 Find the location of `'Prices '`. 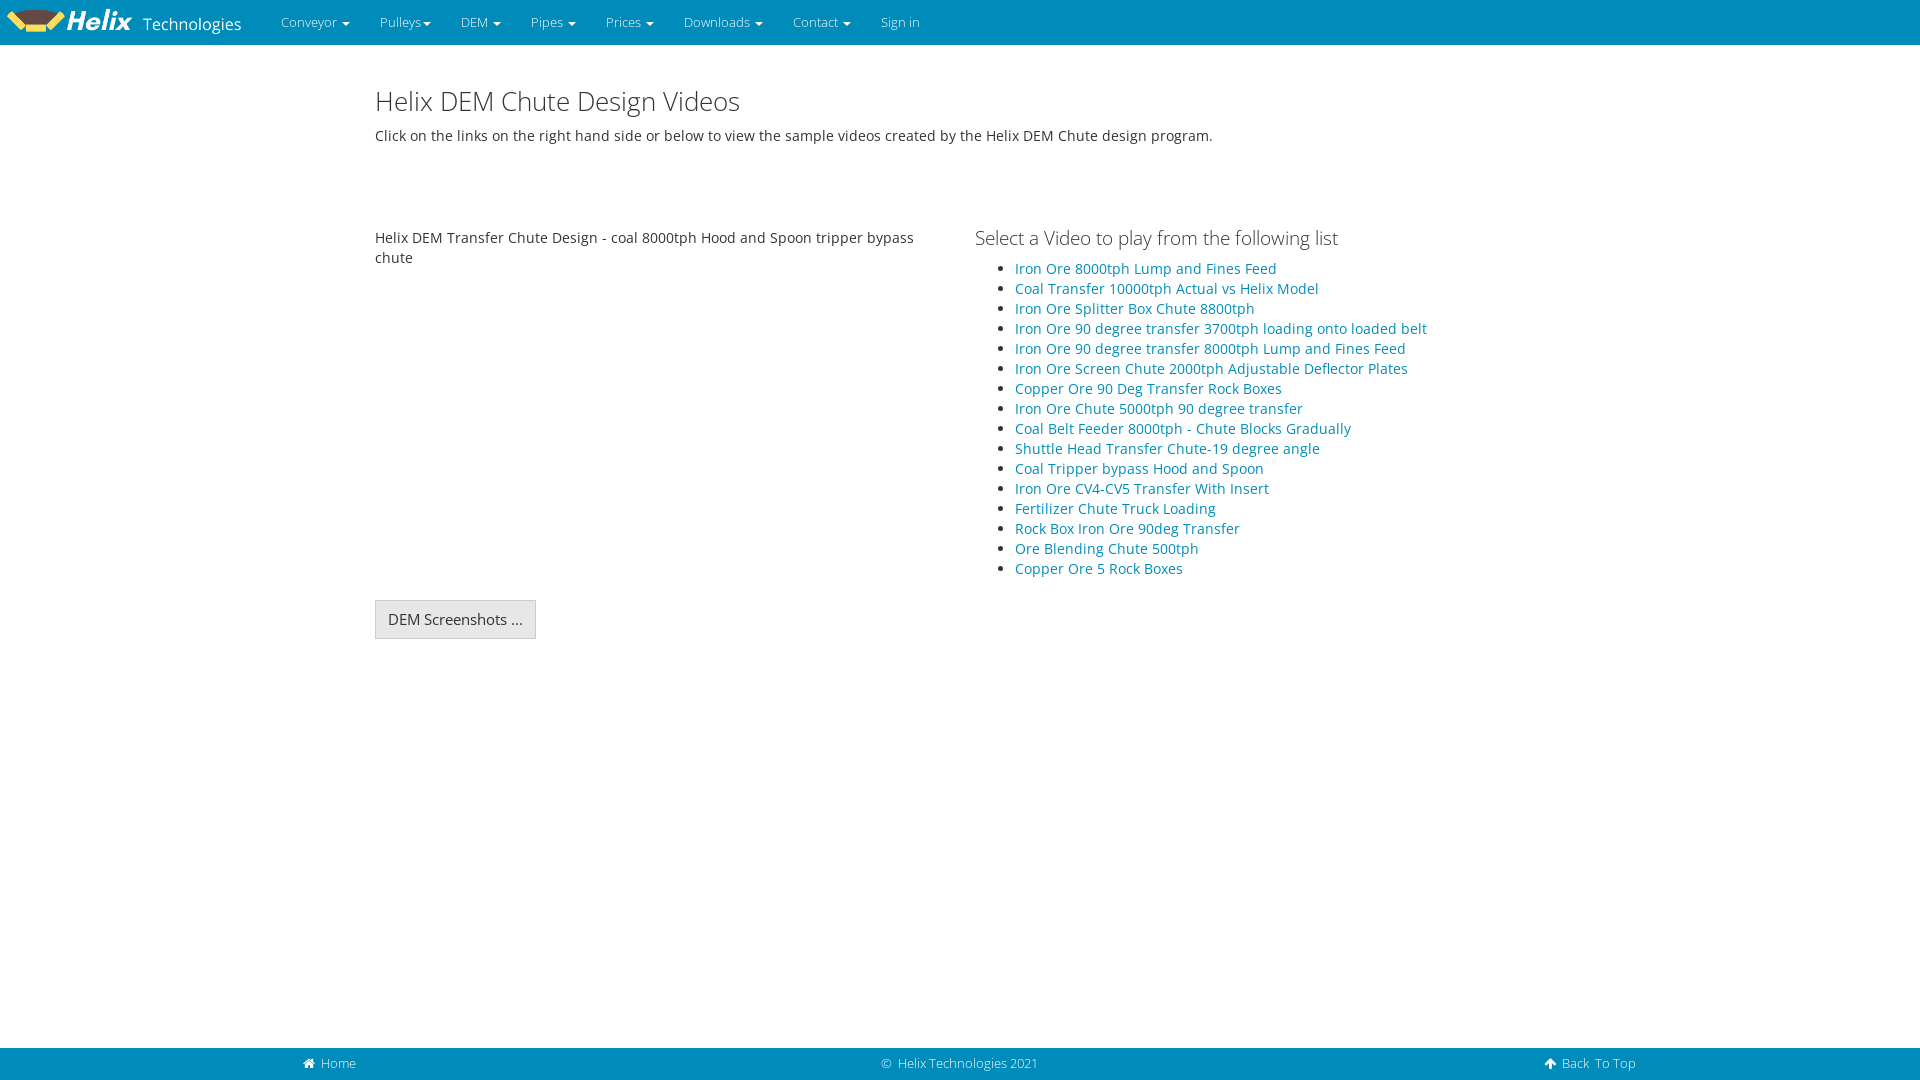

'Prices ' is located at coordinates (628, 22).